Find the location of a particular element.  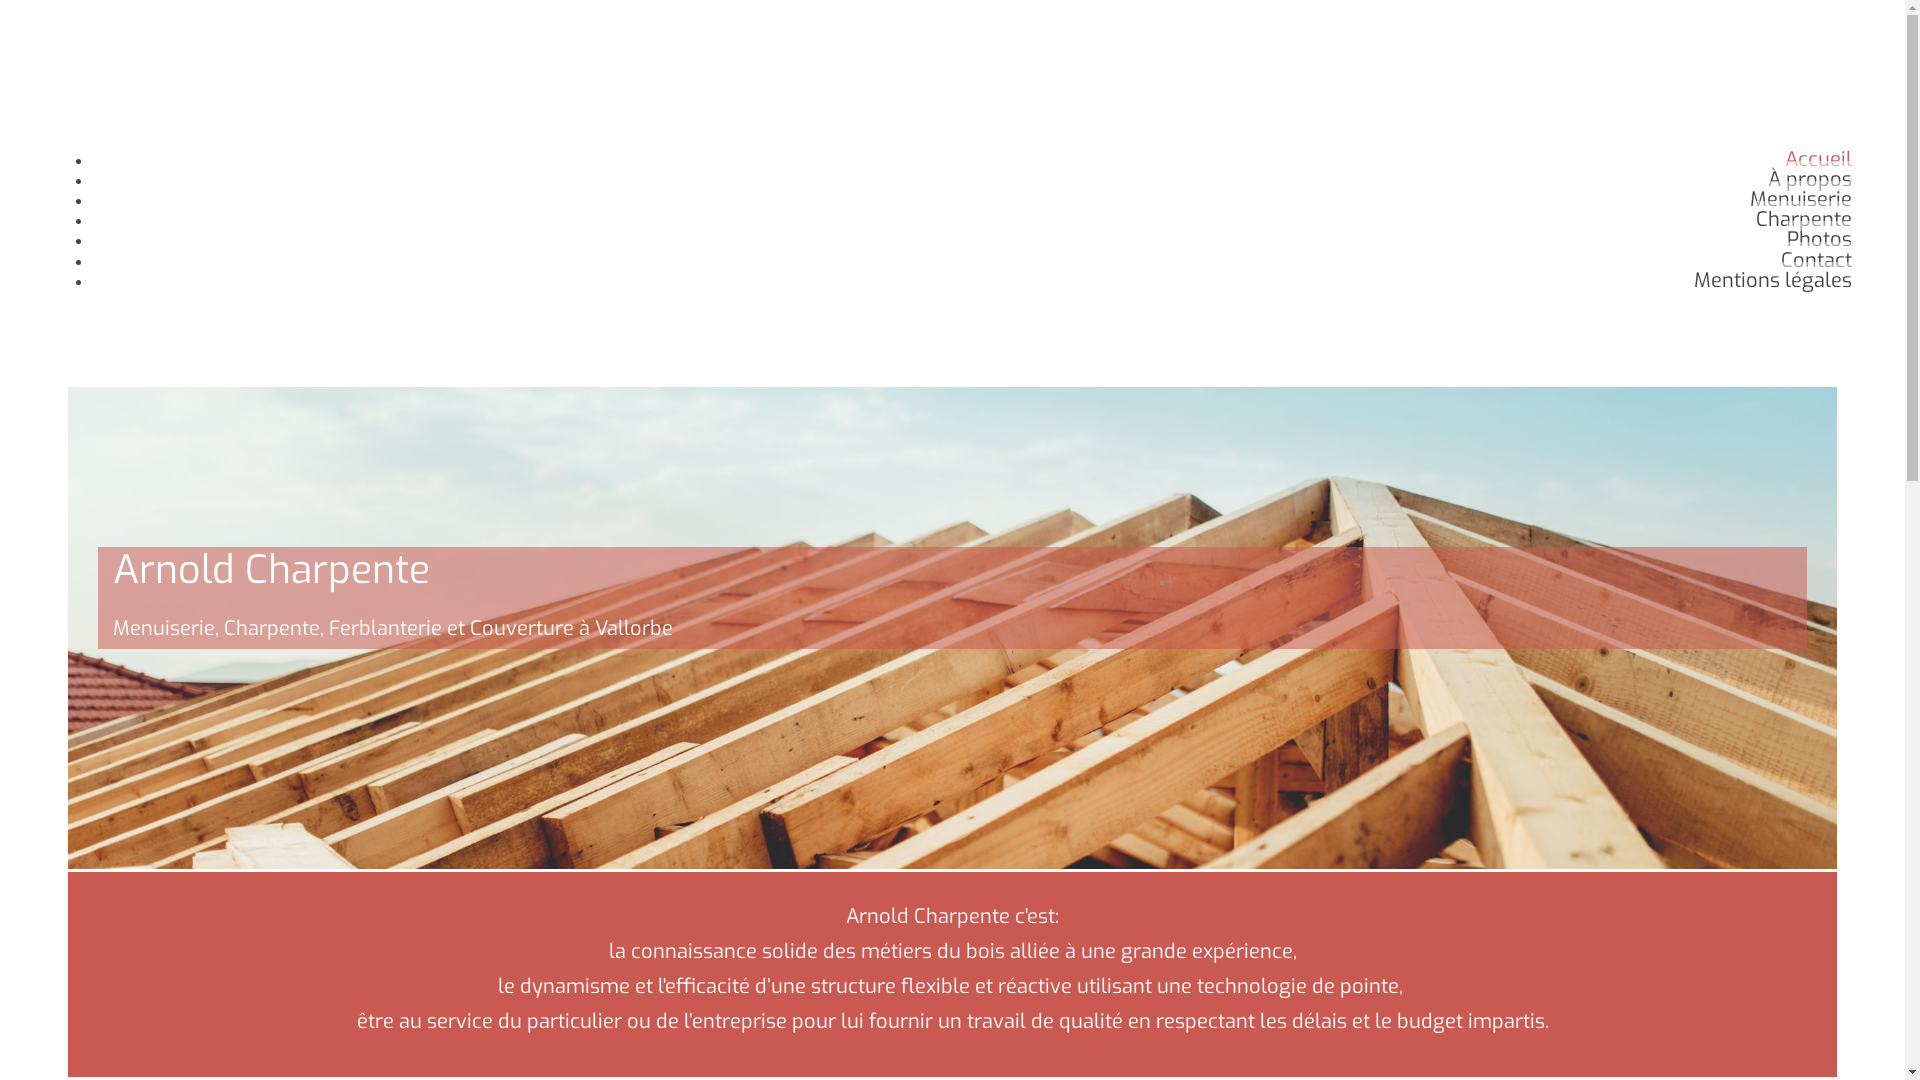

'Contact' is located at coordinates (1816, 259).